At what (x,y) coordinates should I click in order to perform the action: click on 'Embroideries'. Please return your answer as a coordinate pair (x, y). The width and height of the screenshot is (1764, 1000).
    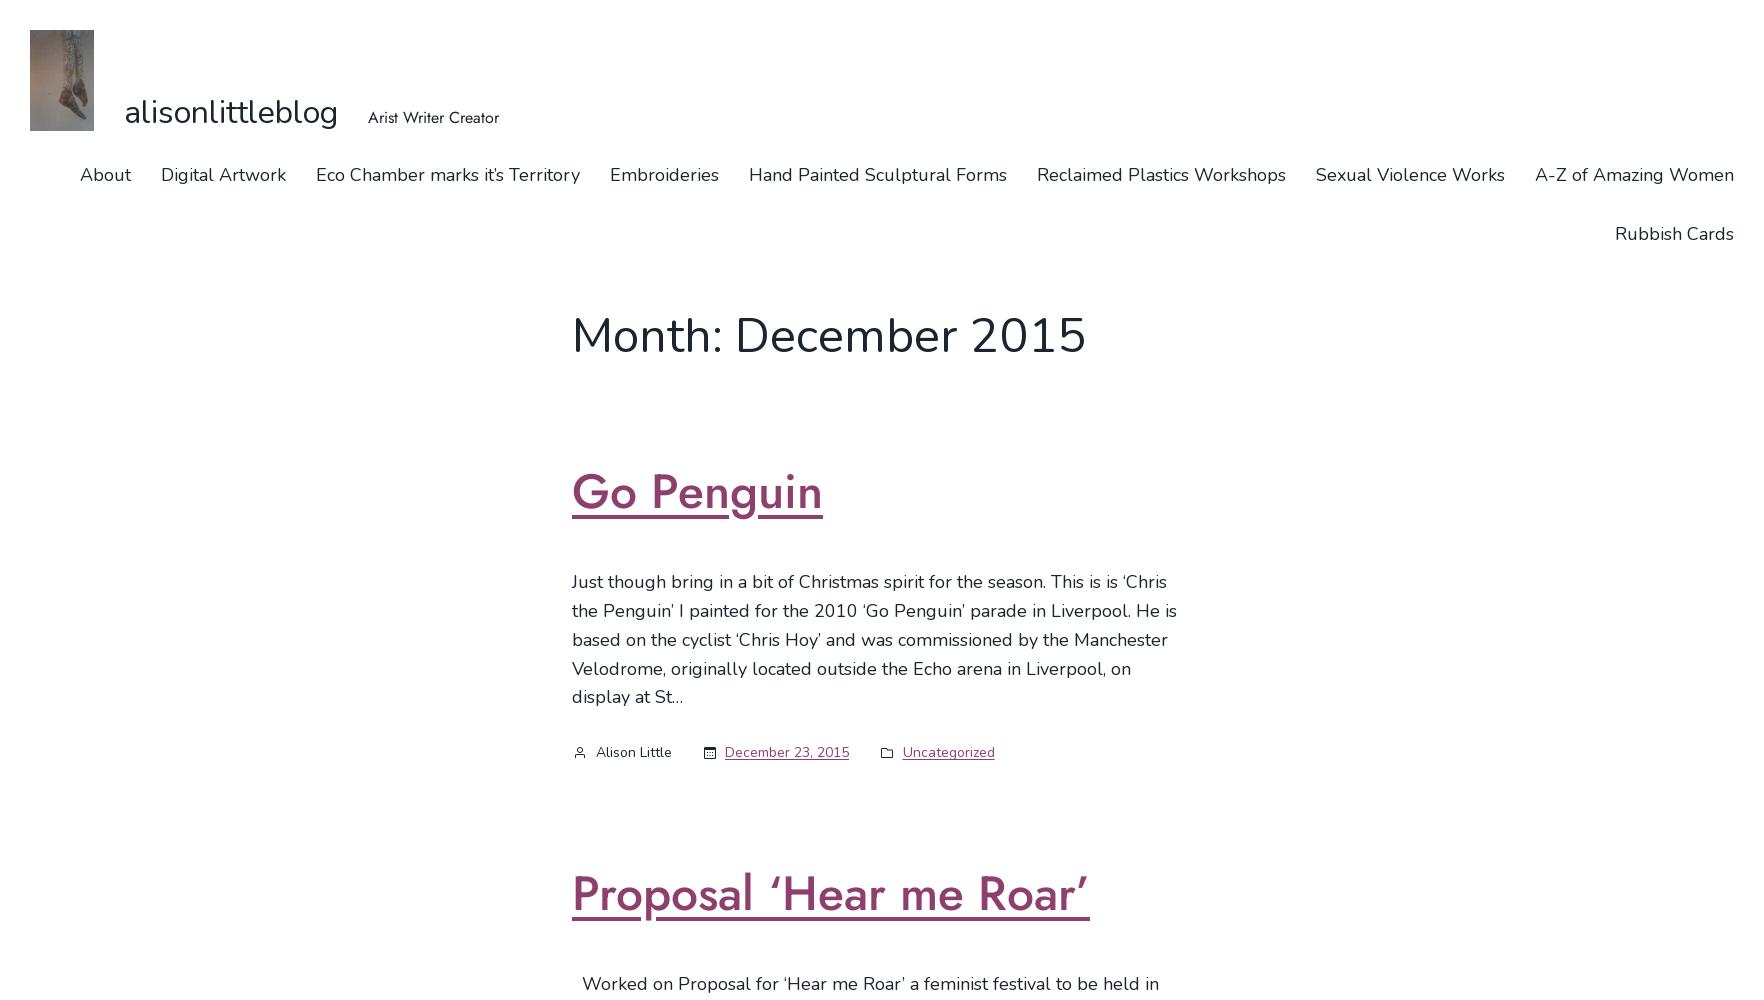
    Looking at the image, I should click on (664, 175).